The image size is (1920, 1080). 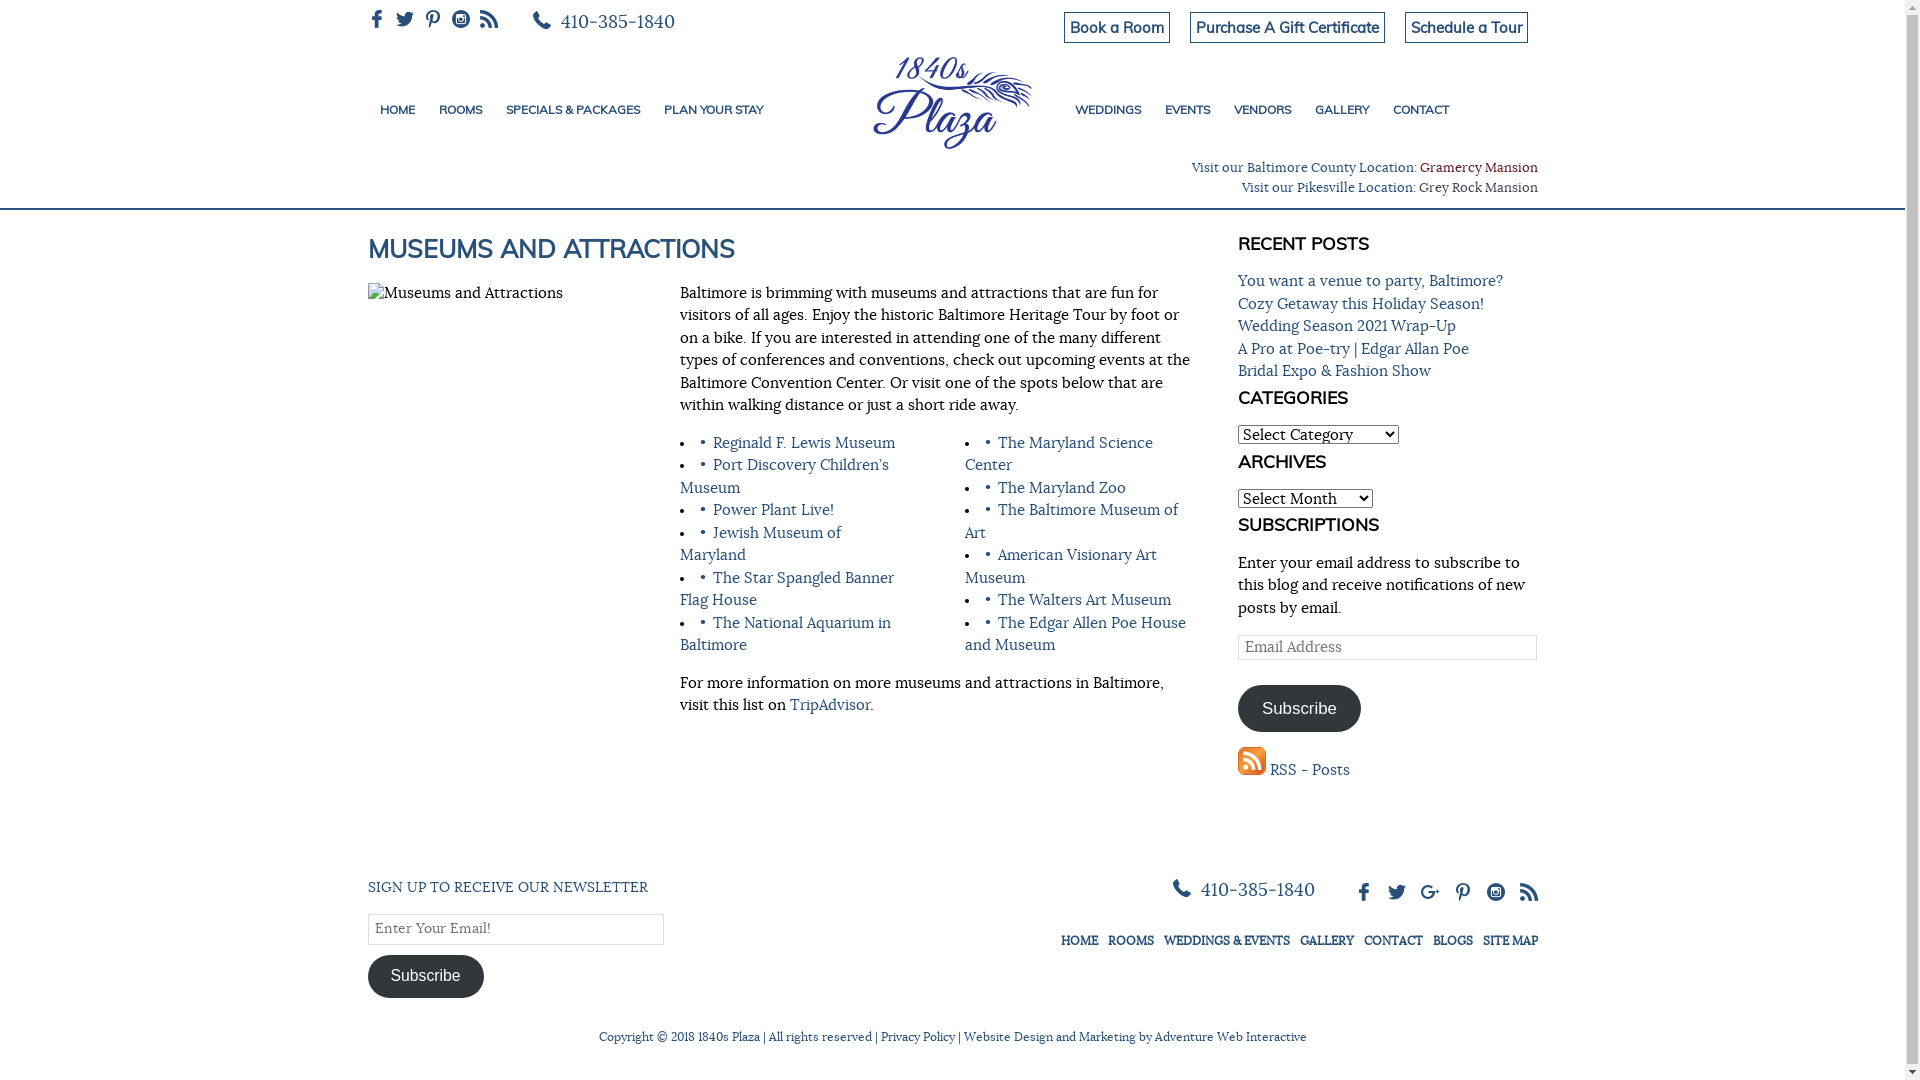 I want to click on 'VENDORS', so click(x=1261, y=110).